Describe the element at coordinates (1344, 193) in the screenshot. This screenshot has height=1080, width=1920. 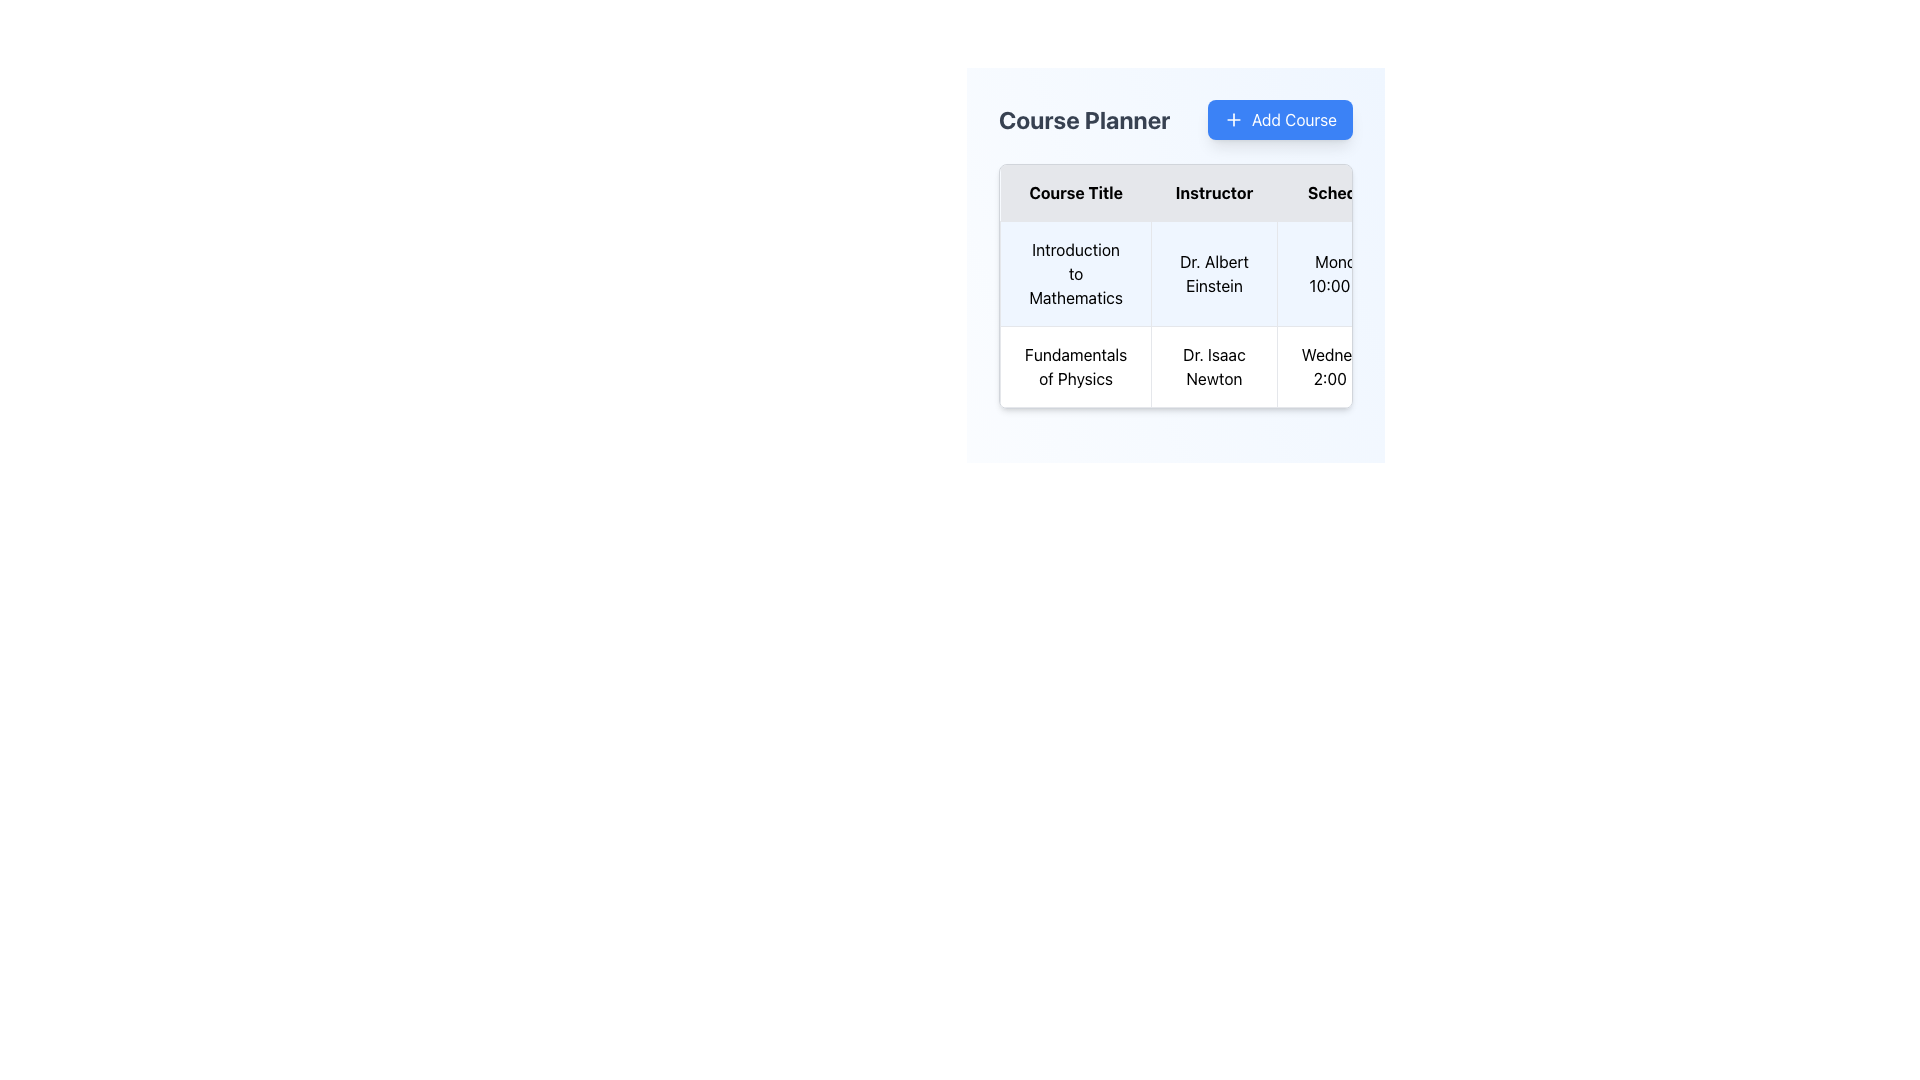
I see `the table column header labeled 'Schedule', which is the third column header in the table, positioned between 'Instructor' and 'Actions'` at that location.